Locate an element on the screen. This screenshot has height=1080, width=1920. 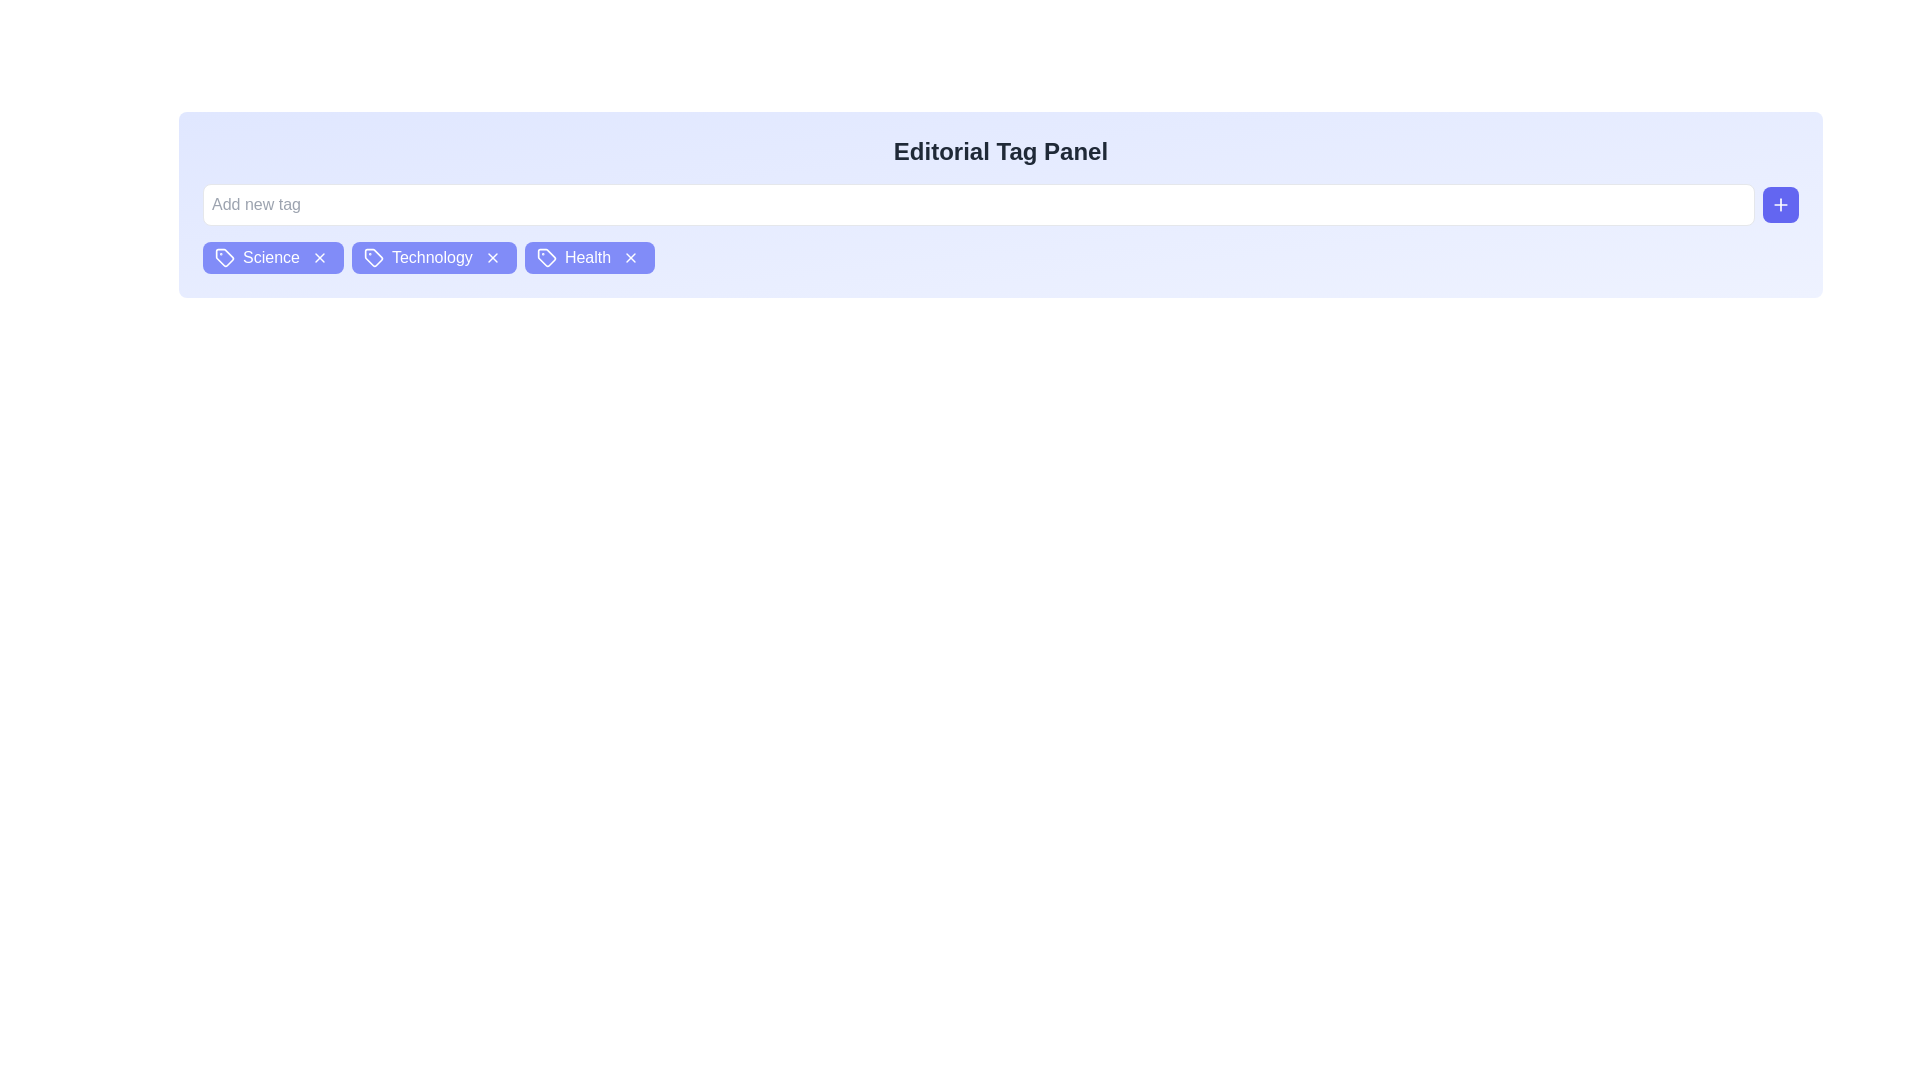
the delete button associated with the 'Health' tag to observe hover effects is located at coordinates (630, 257).